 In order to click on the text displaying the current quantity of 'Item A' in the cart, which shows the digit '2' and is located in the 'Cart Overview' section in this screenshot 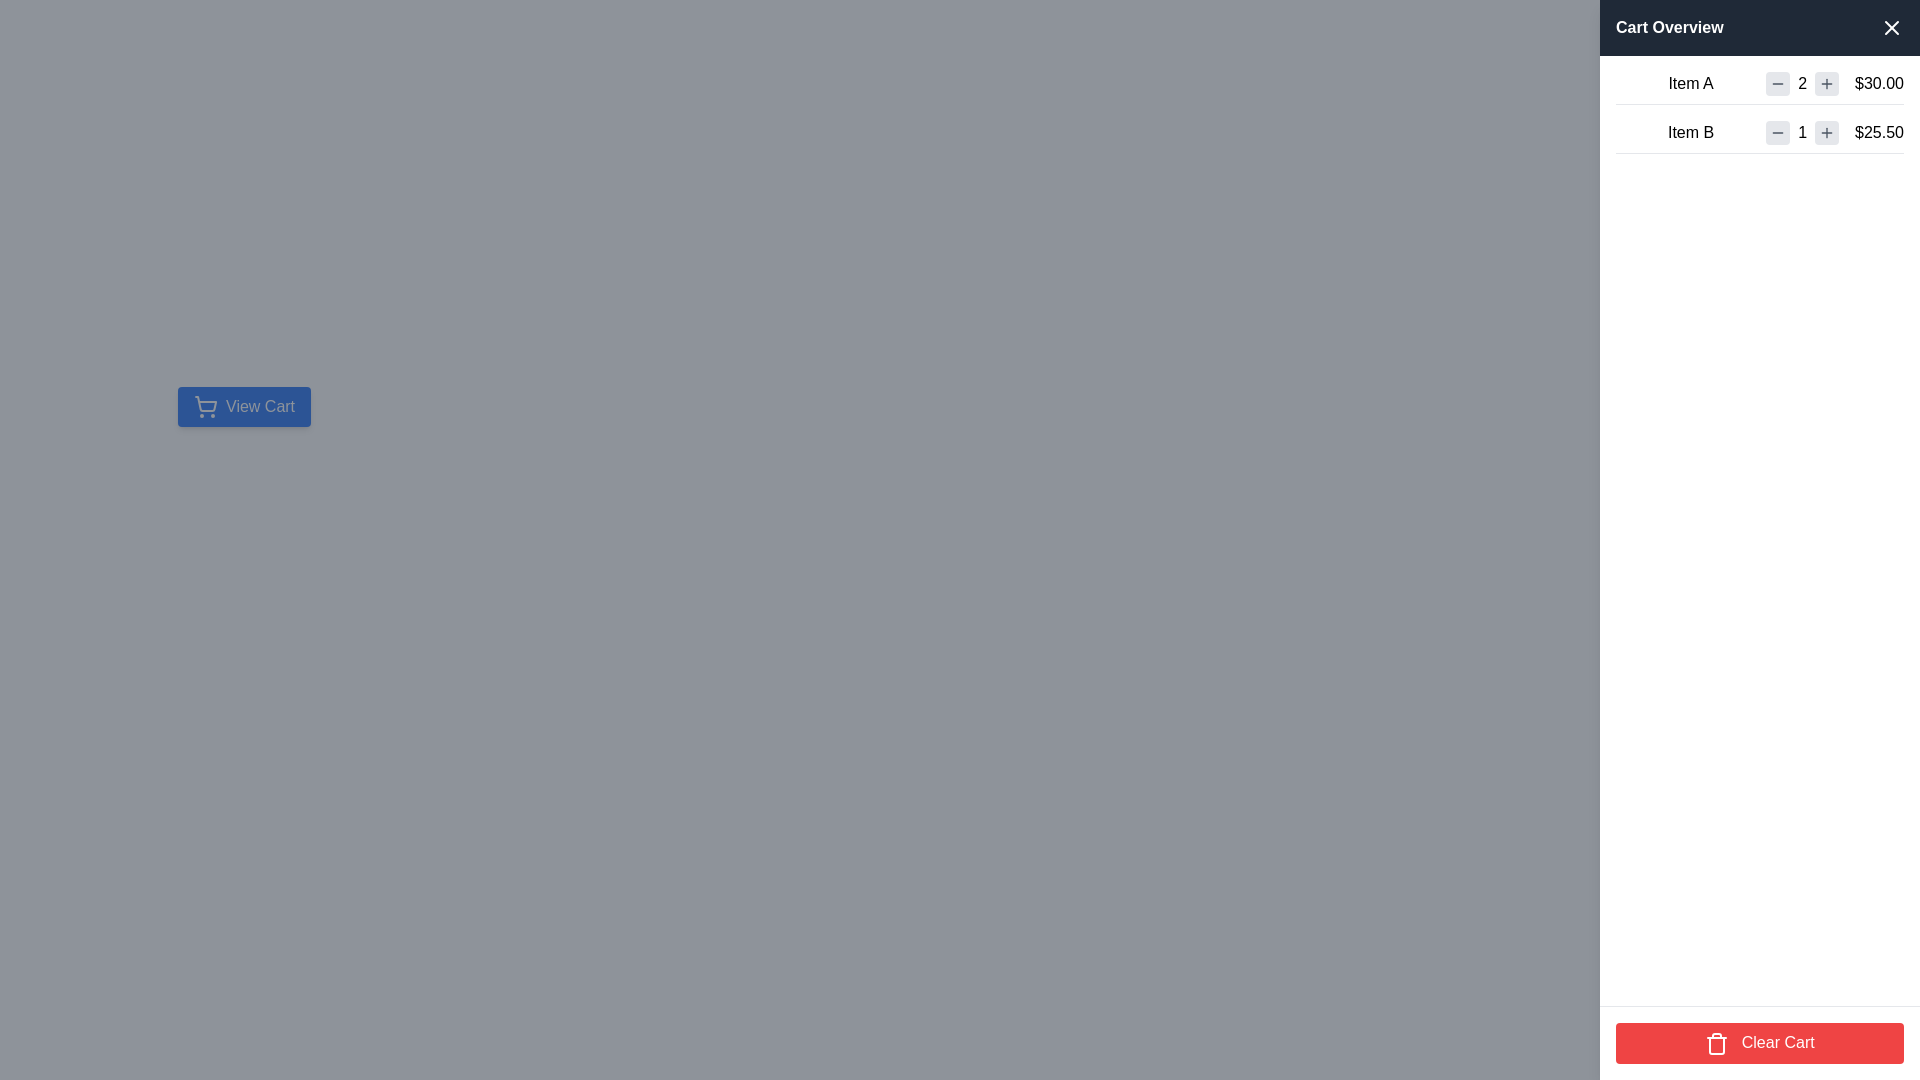, I will do `click(1802, 83)`.